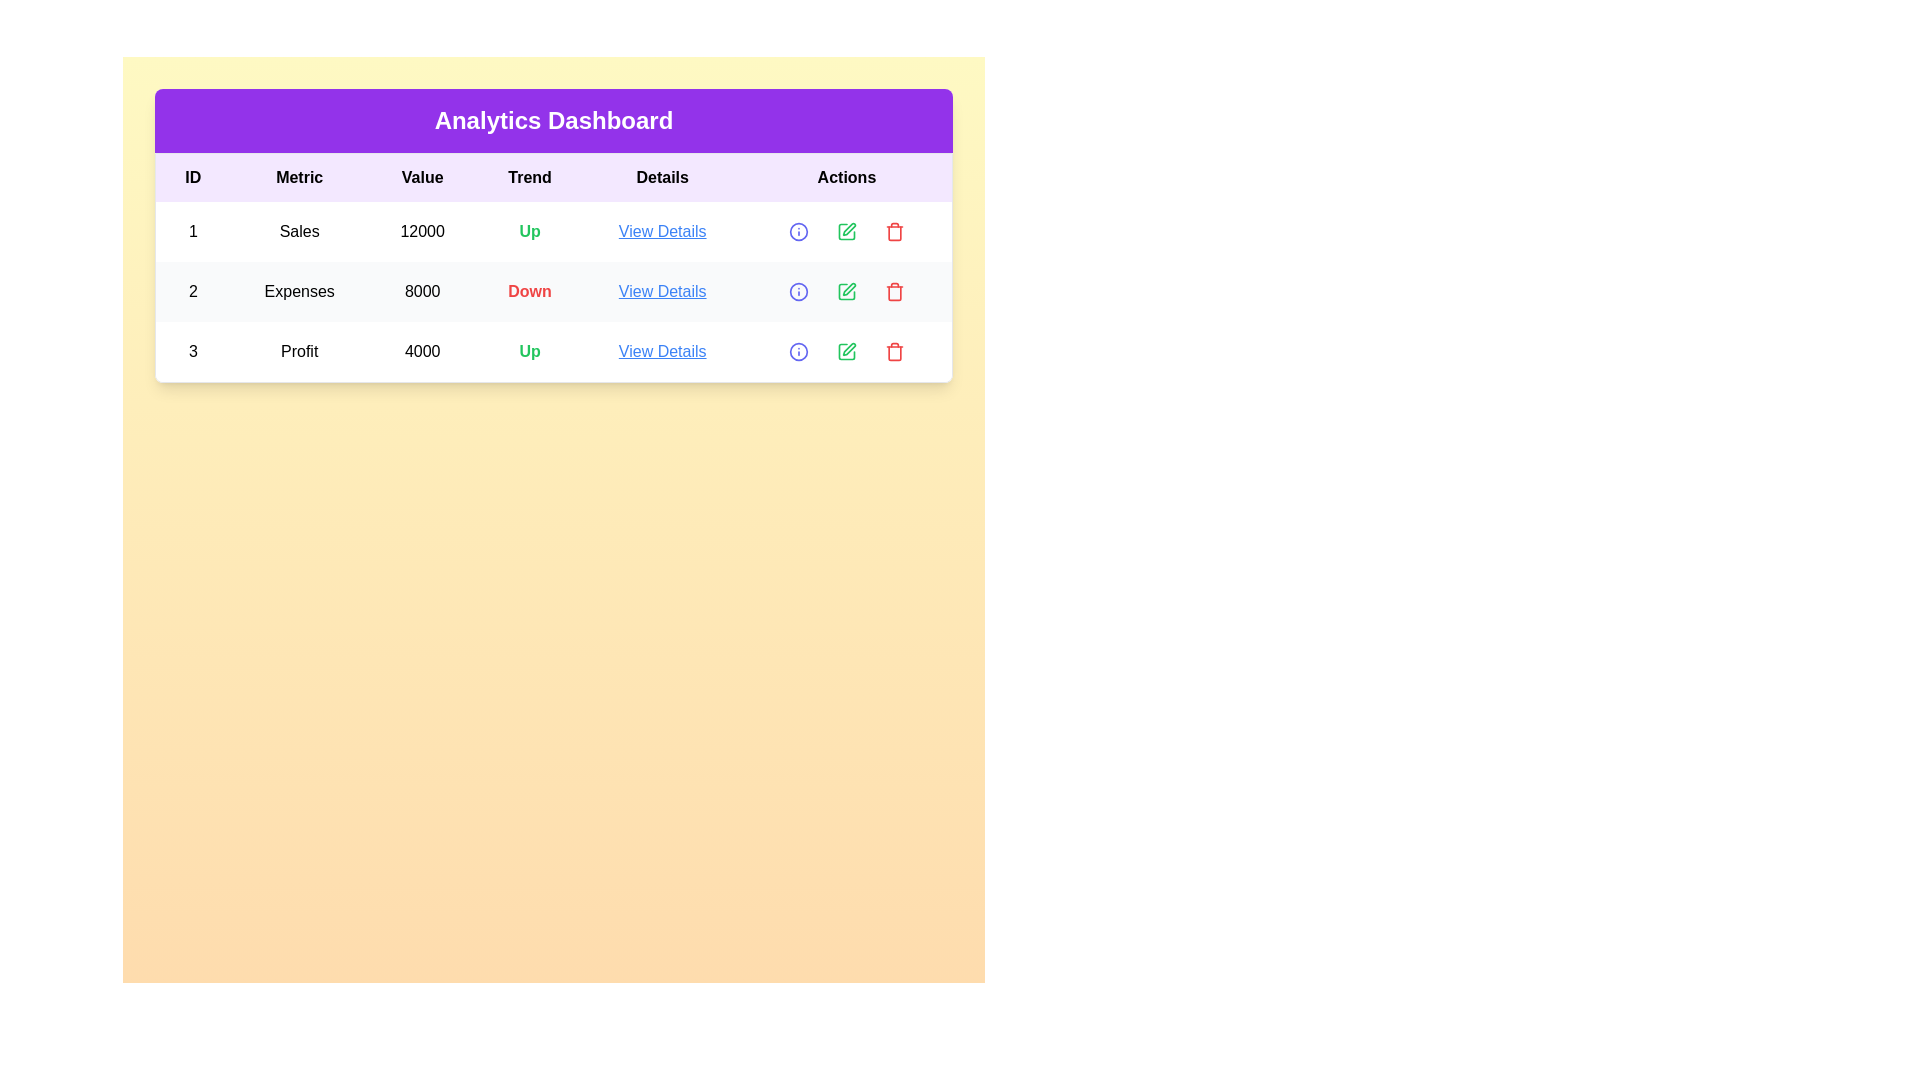 The width and height of the screenshot is (1920, 1080). What do you see at coordinates (530, 230) in the screenshot?
I see `bold green text label displaying 'Up' in the 'Trend' column of the first row in the table of the 'Analytics Dashboard'` at bounding box center [530, 230].